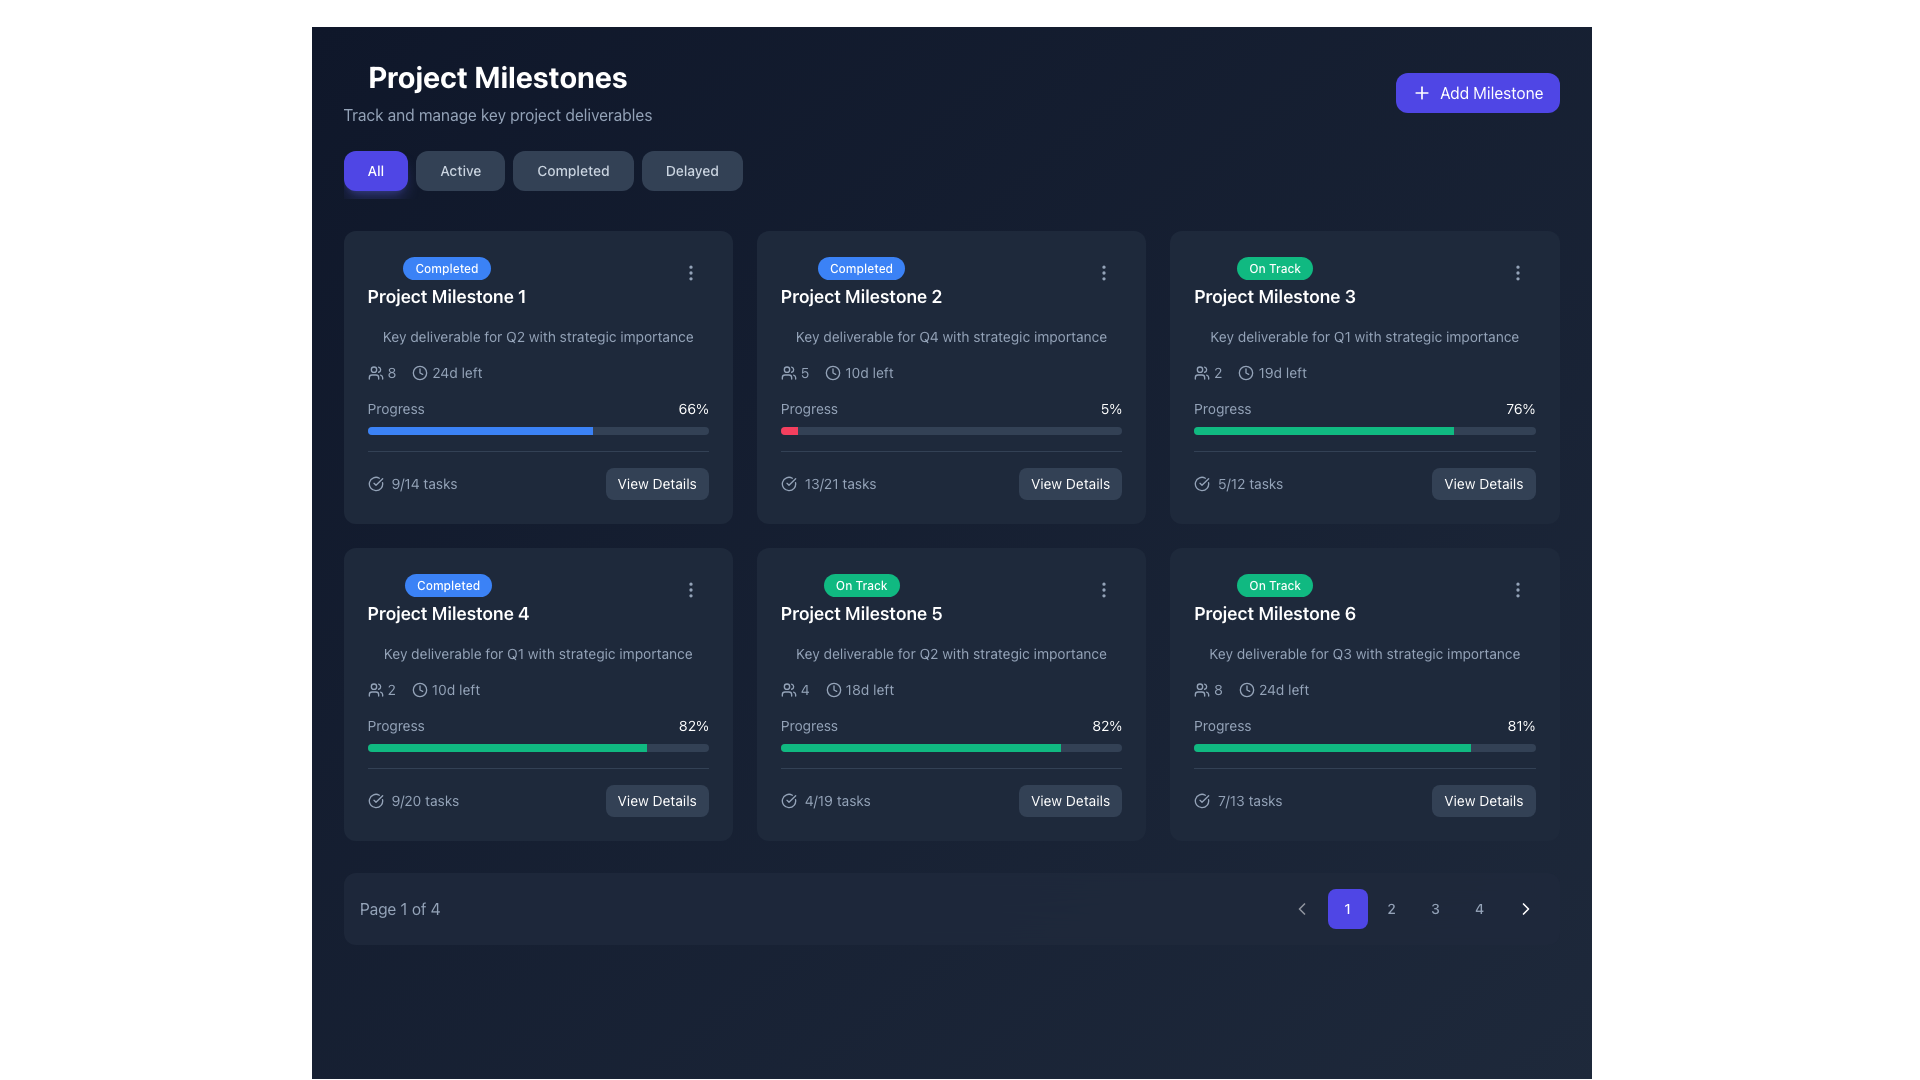 This screenshot has height=1080, width=1920. What do you see at coordinates (1274, 297) in the screenshot?
I see `the text label or heading that serves as a title for the milestone summary, located below the 'On Track' badge in the top-right card of the grid layout` at bounding box center [1274, 297].